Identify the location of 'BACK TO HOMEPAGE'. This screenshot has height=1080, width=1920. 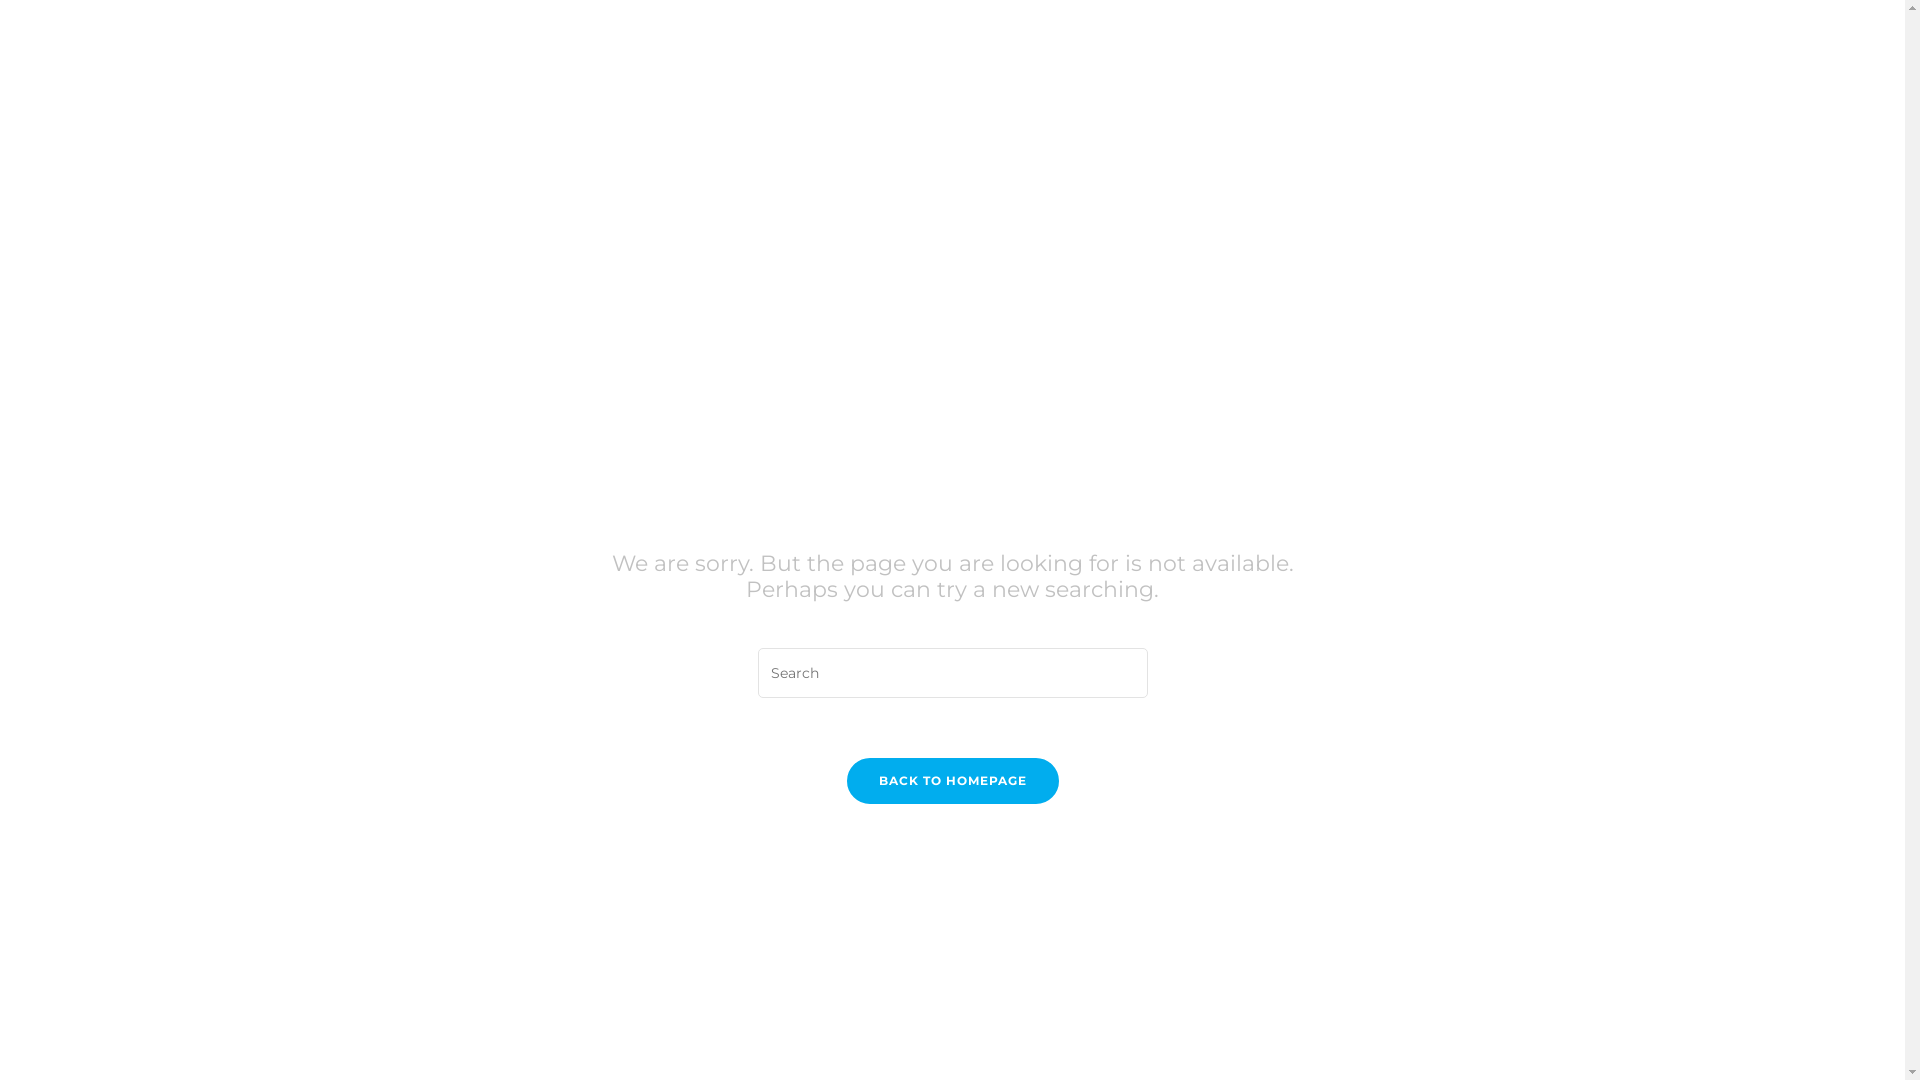
(845, 779).